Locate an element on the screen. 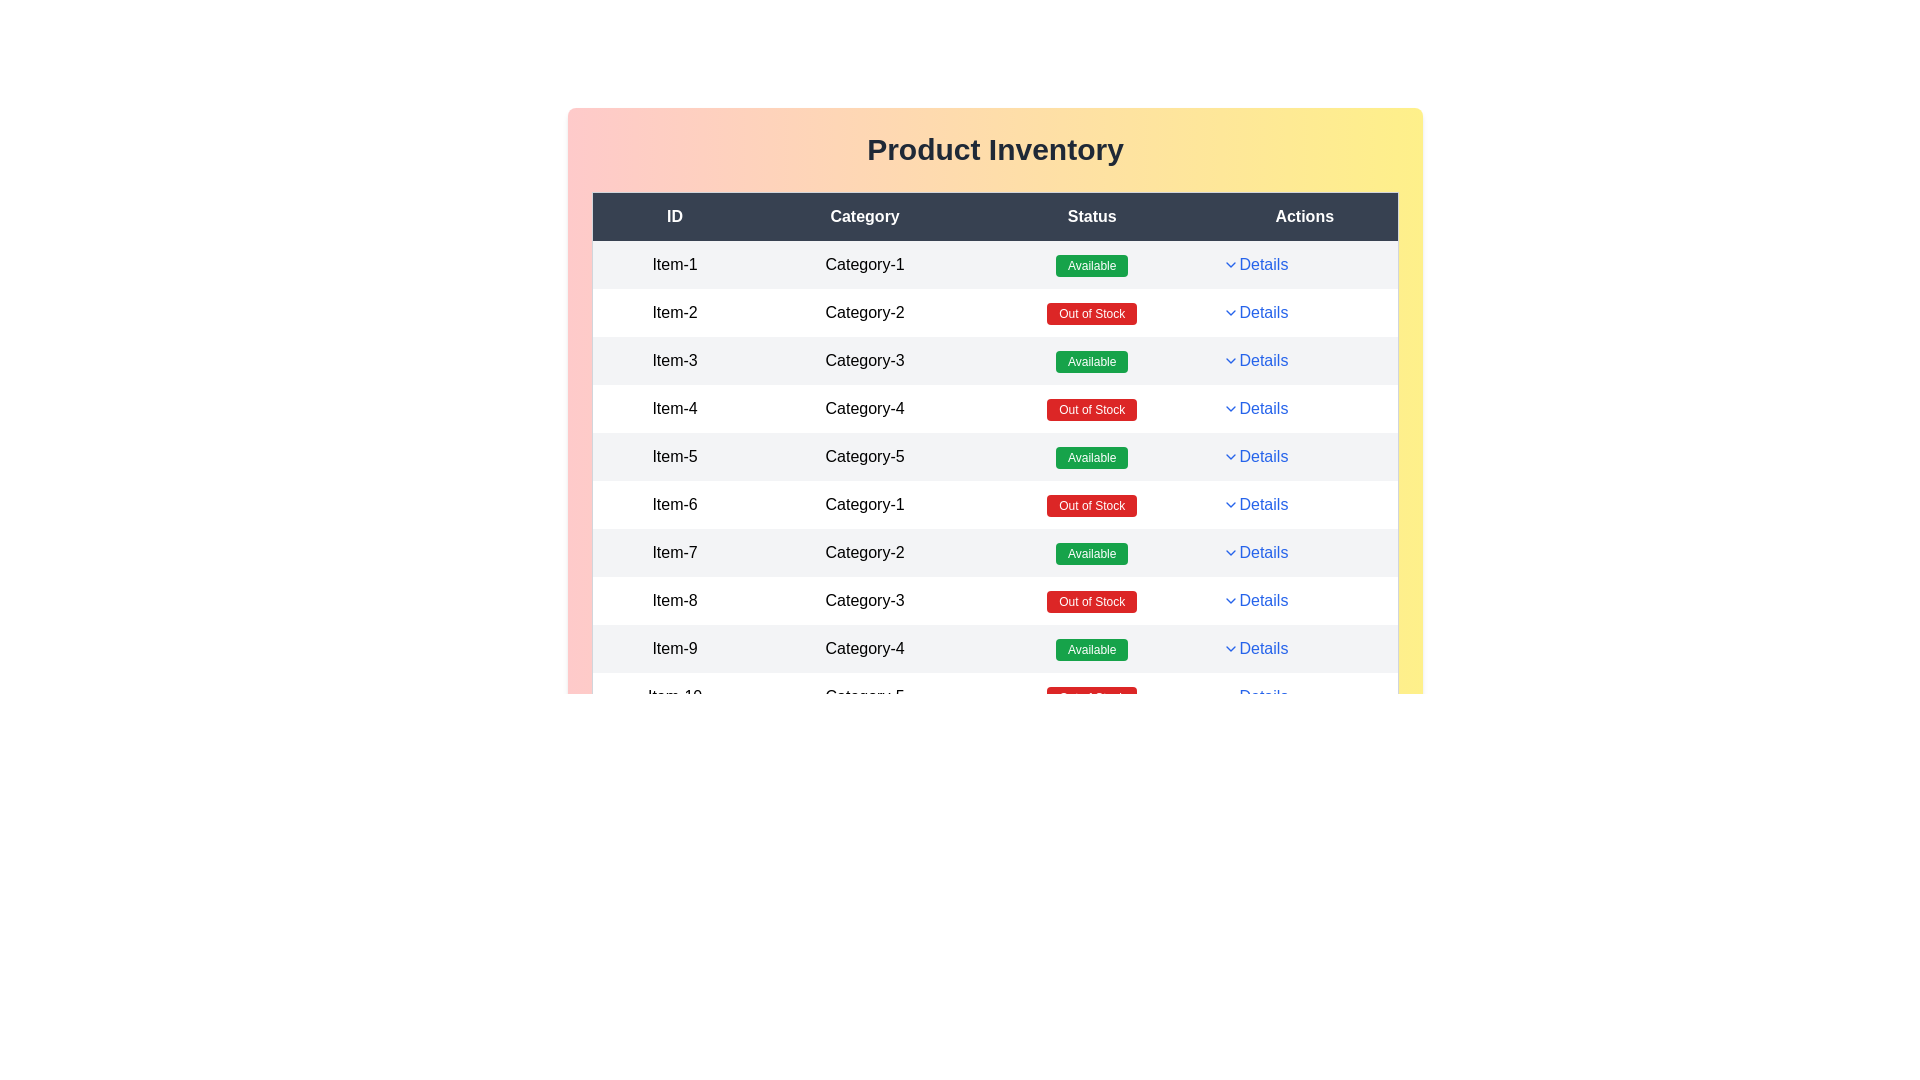 This screenshot has height=1080, width=1920. the table header to sort by ID is located at coordinates (674, 216).